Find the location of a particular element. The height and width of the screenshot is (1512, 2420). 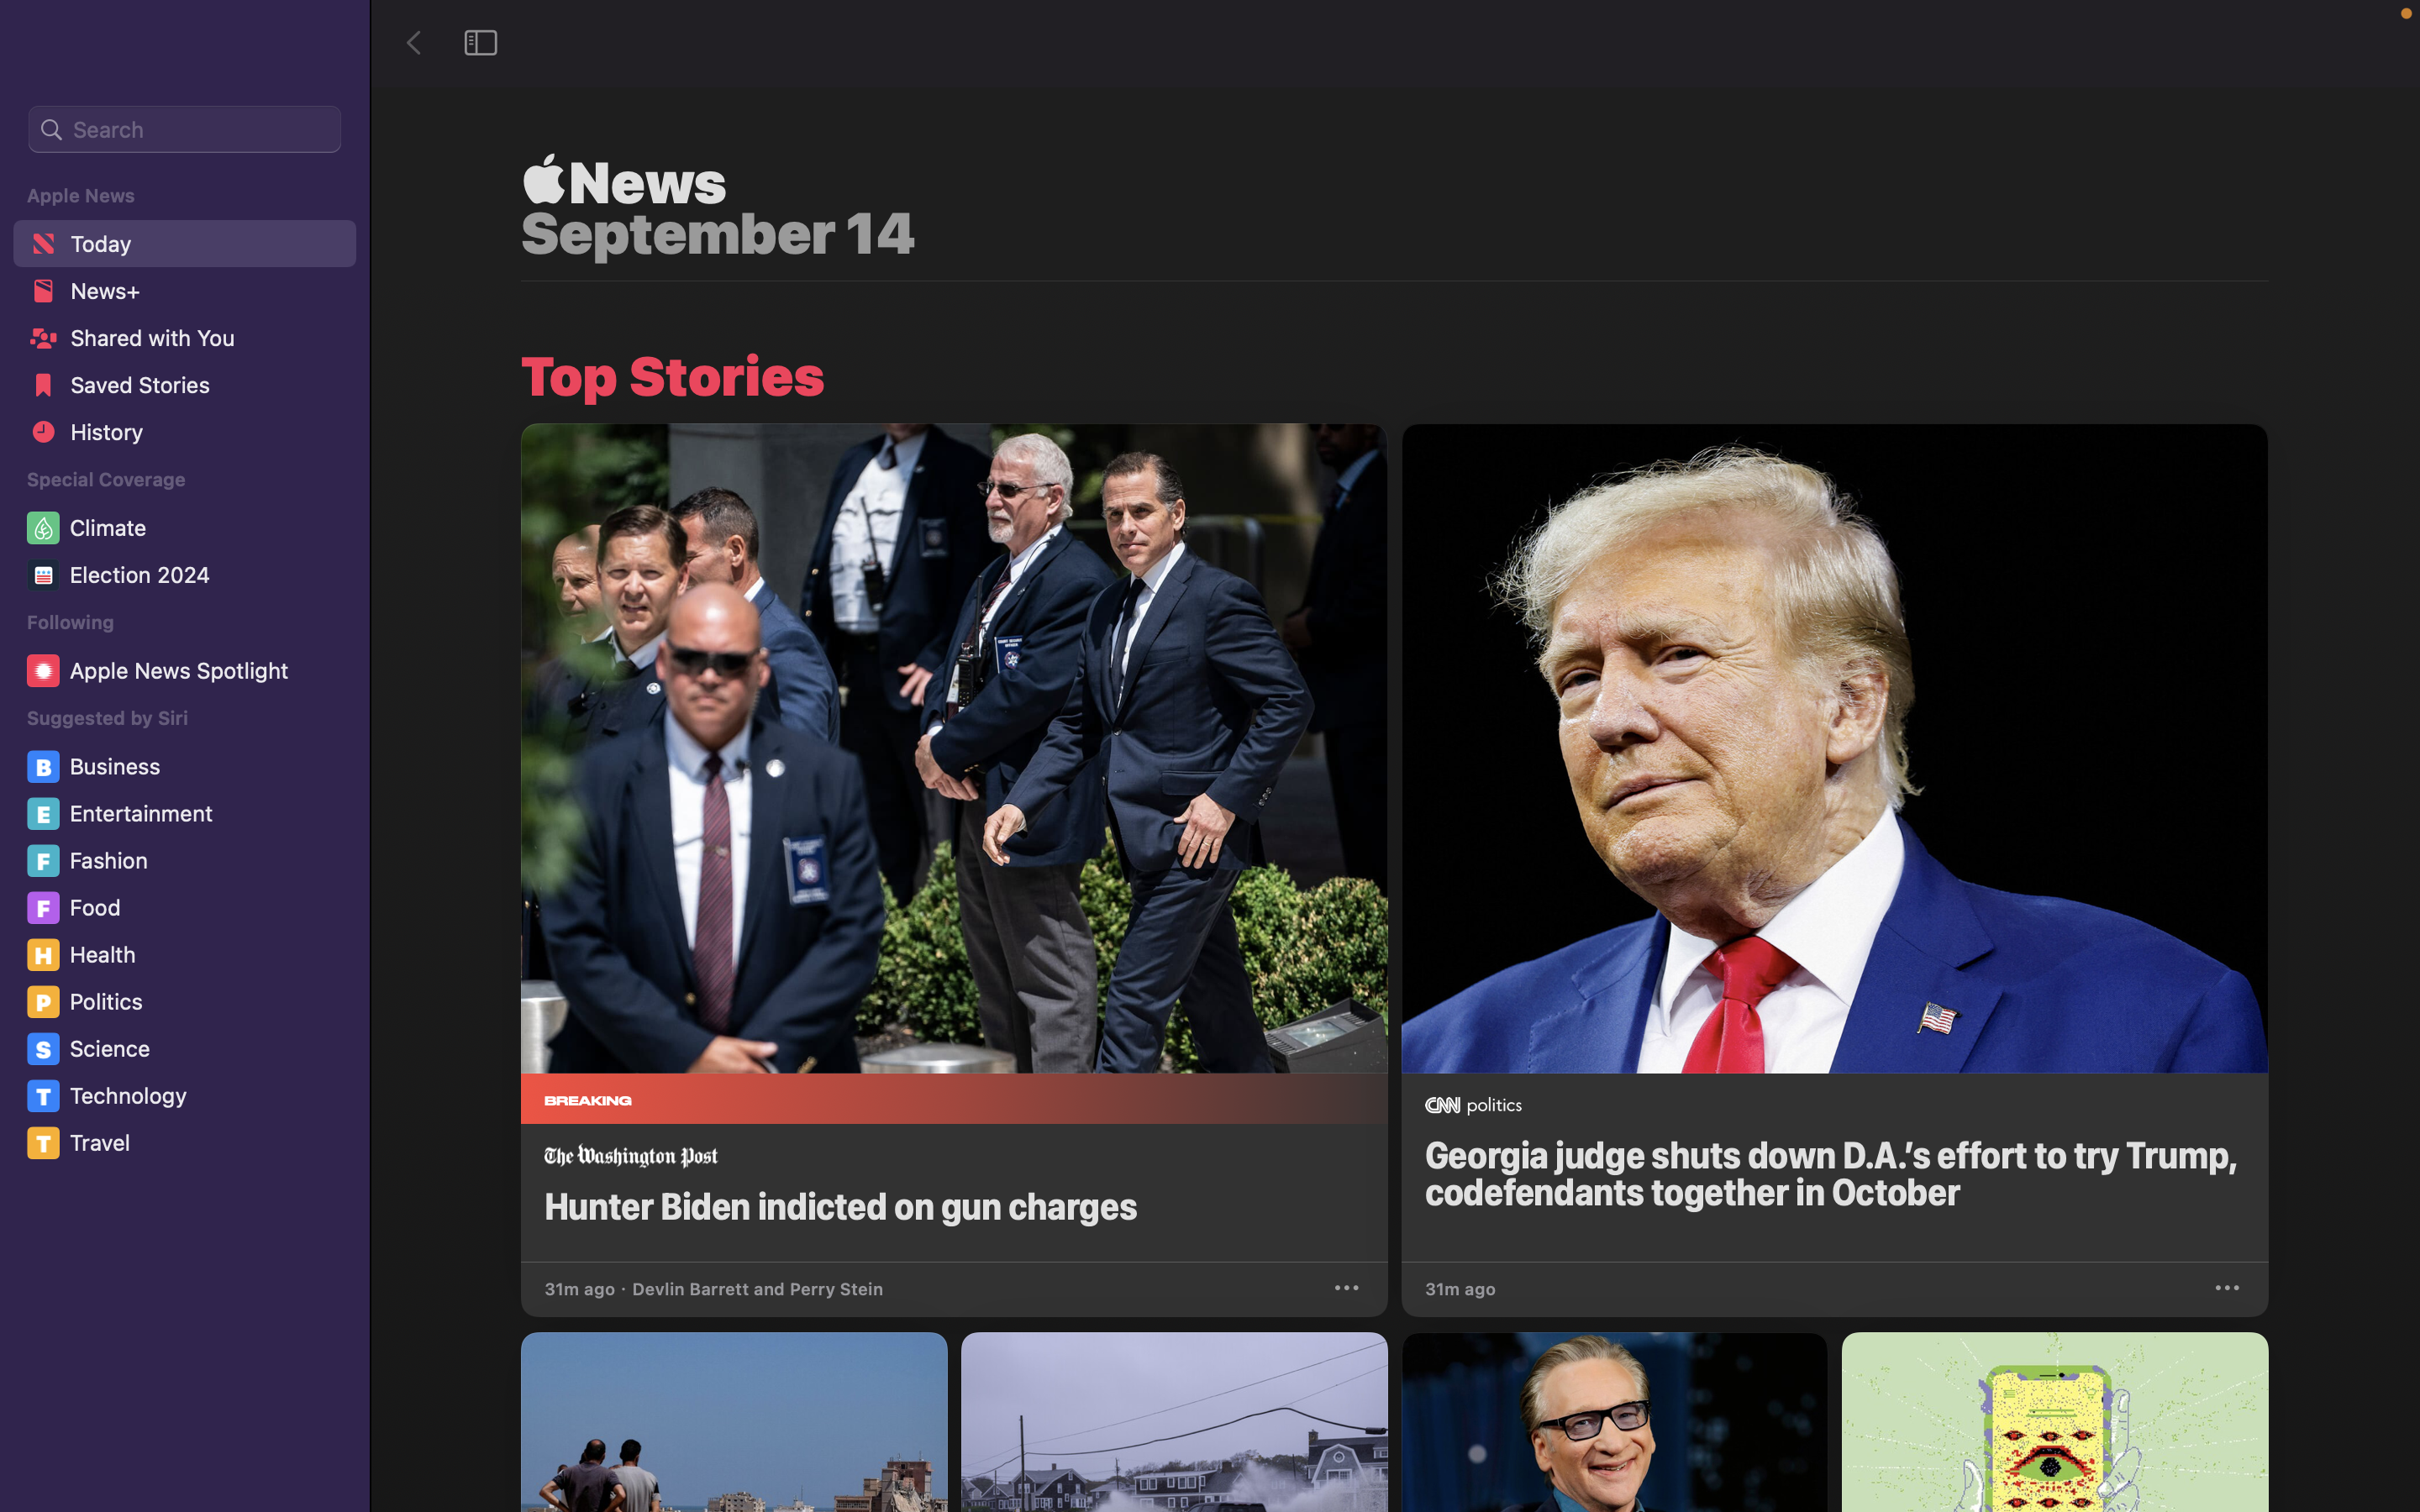

the "Technology" section is located at coordinates (187, 1096).